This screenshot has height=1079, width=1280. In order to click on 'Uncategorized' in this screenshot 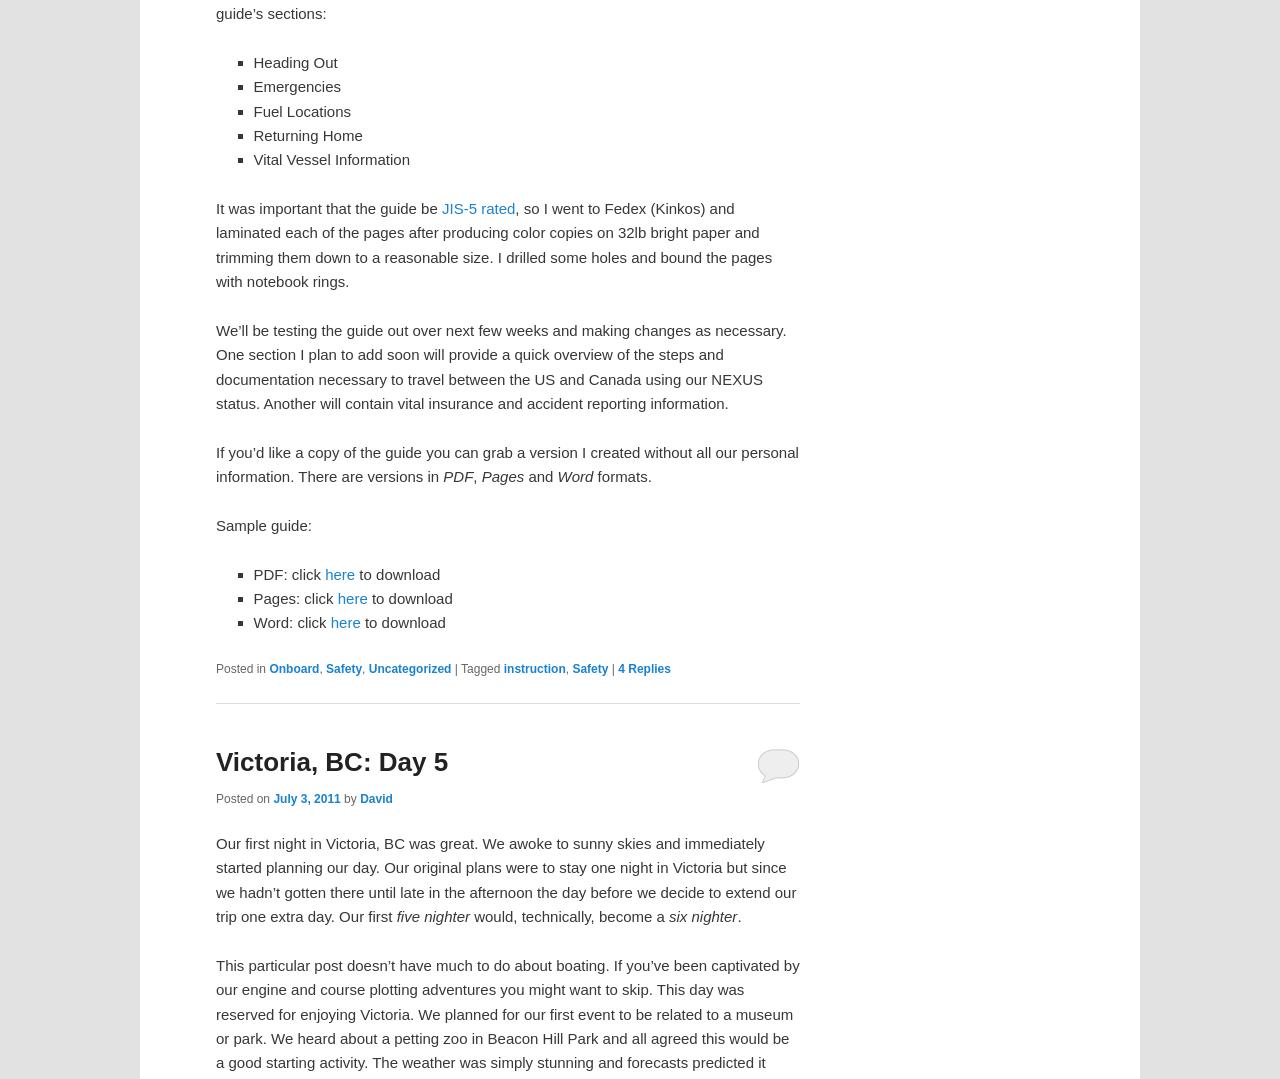, I will do `click(408, 668)`.